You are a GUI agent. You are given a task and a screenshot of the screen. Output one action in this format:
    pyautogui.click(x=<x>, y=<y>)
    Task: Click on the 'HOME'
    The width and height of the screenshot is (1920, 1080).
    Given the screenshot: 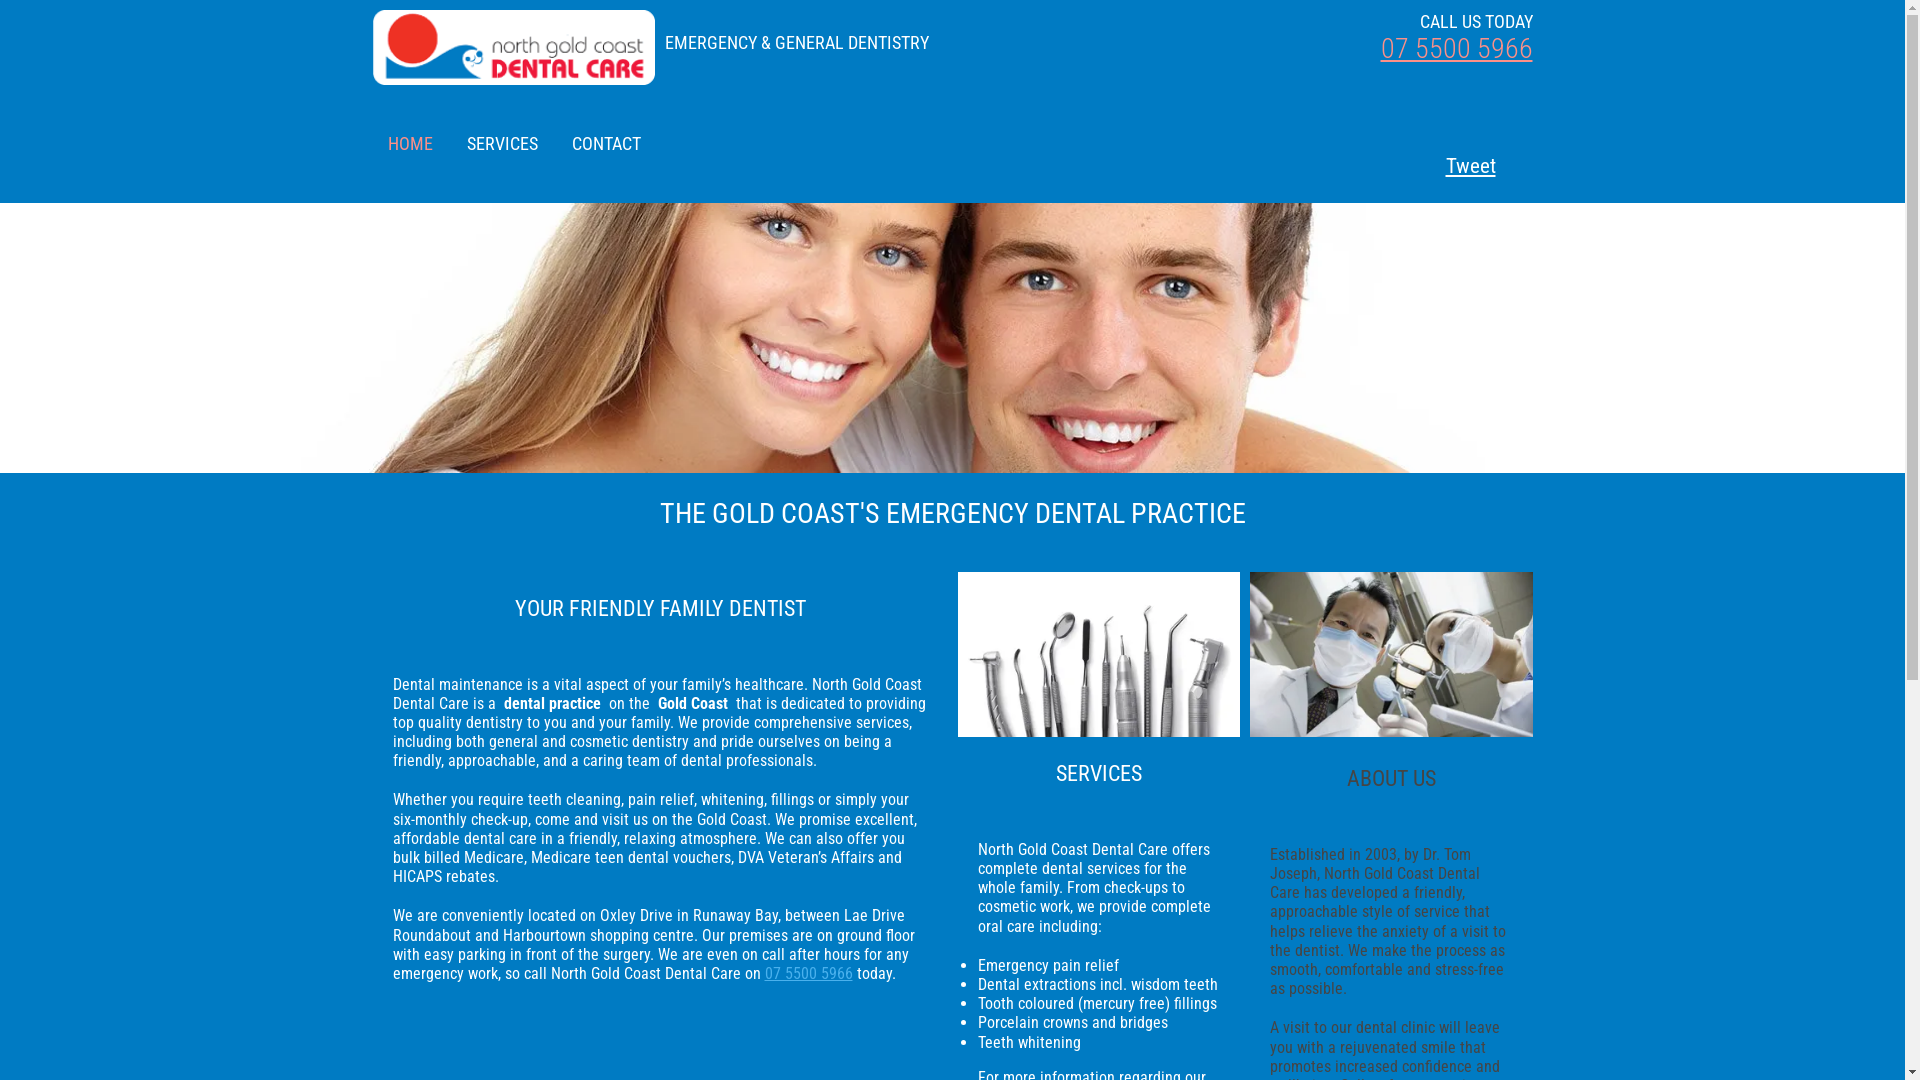 What is the action you would take?
    pyautogui.click(x=409, y=142)
    